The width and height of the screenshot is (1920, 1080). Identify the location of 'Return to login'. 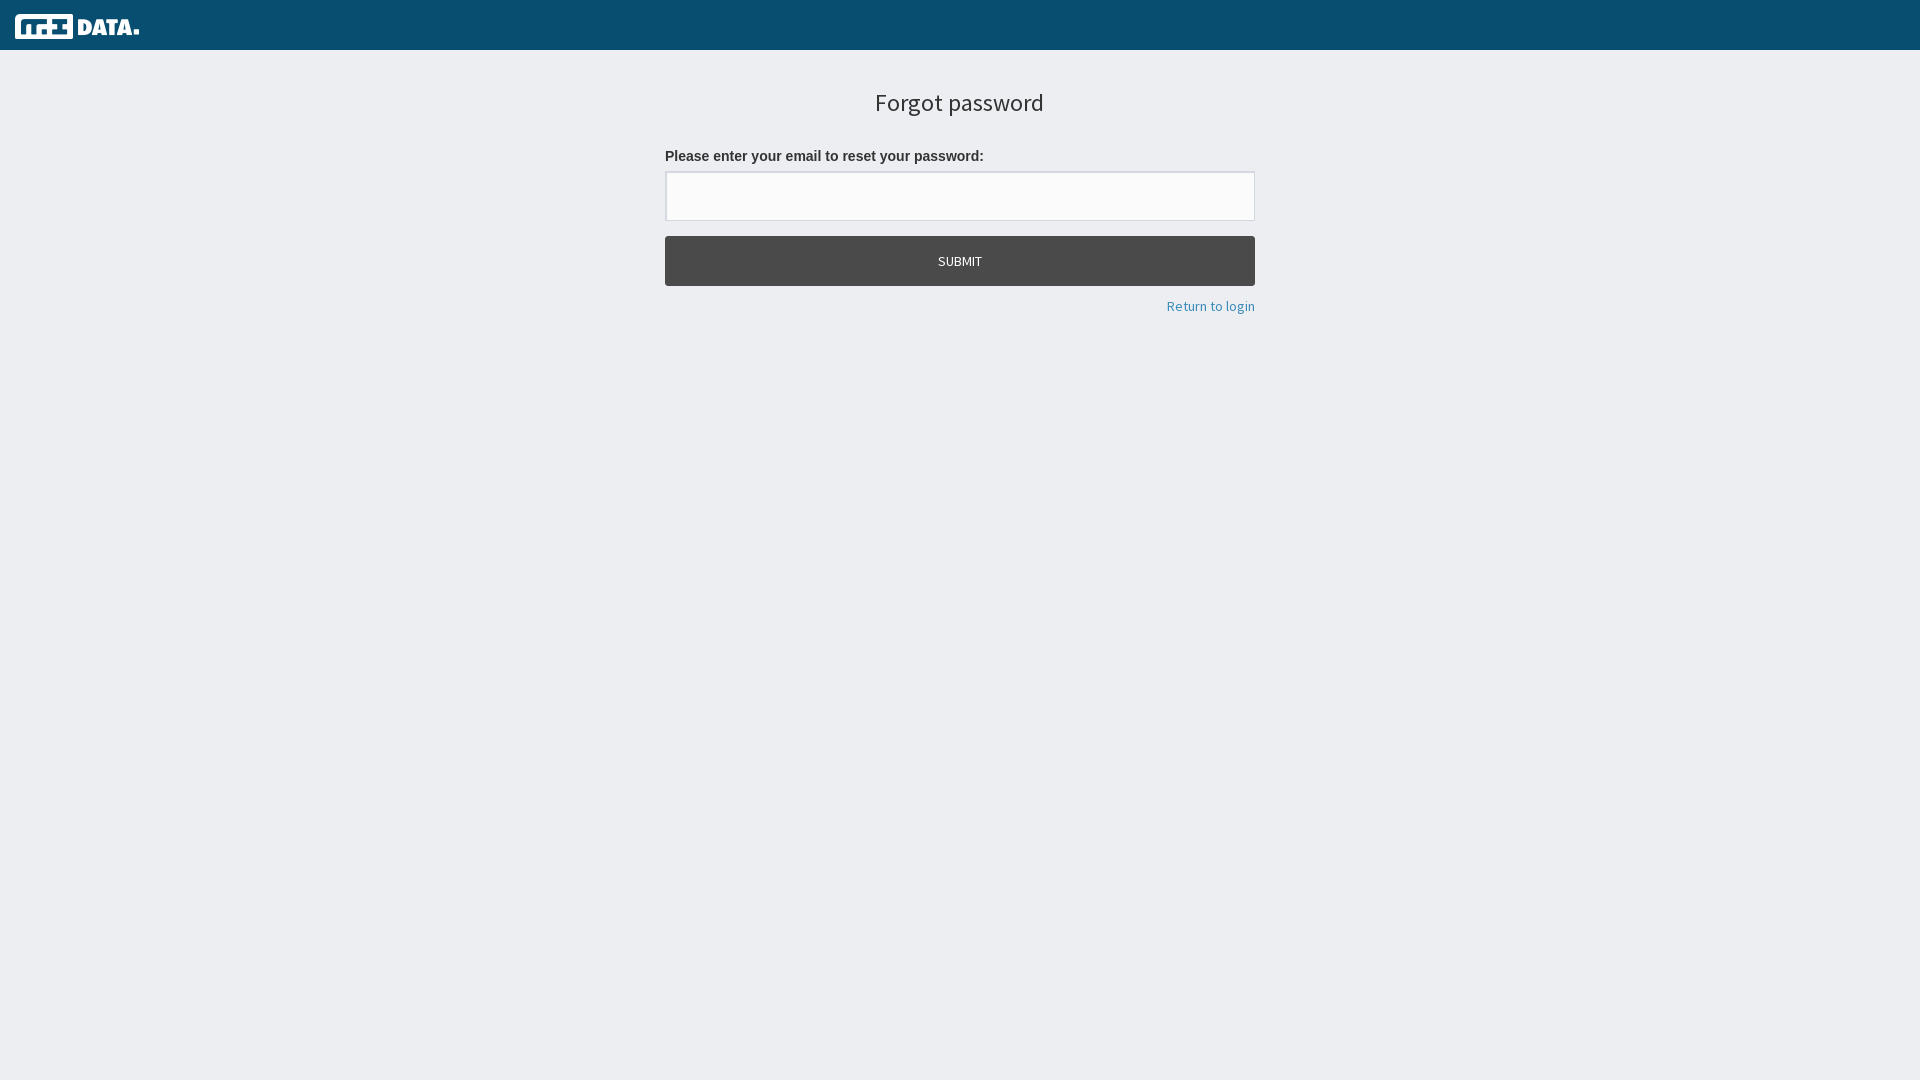
(1166, 305).